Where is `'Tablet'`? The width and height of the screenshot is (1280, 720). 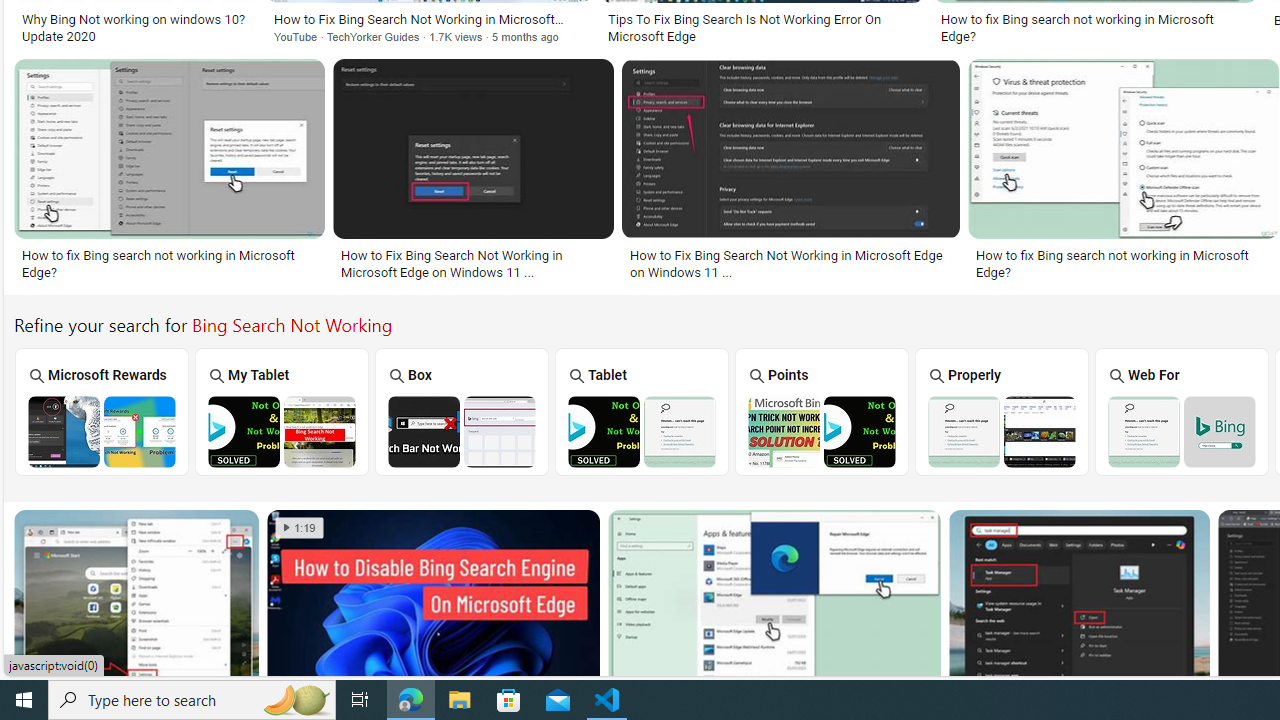
'Tablet' is located at coordinates (641, 410).